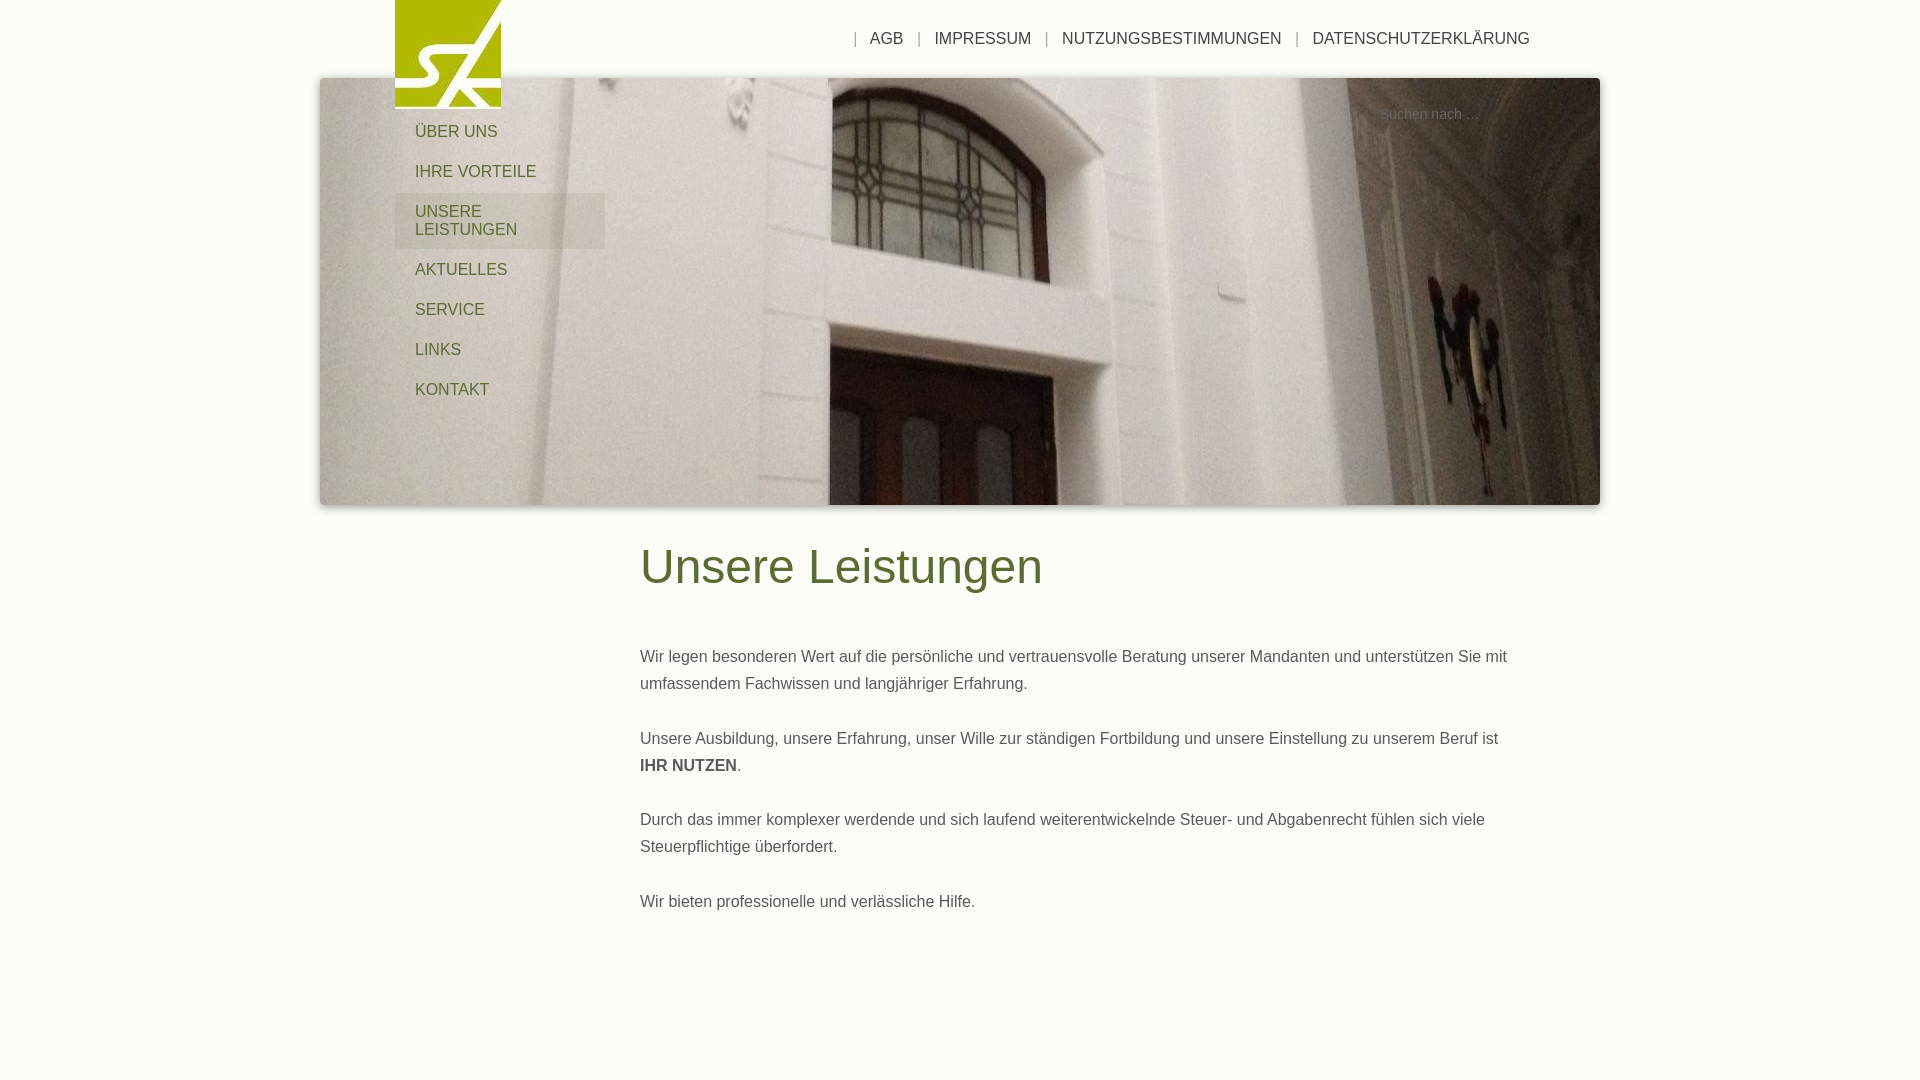 The height and width of the screenshot is (1080, 1920). I want to click on 'KONTAKT', so click(499, 389).